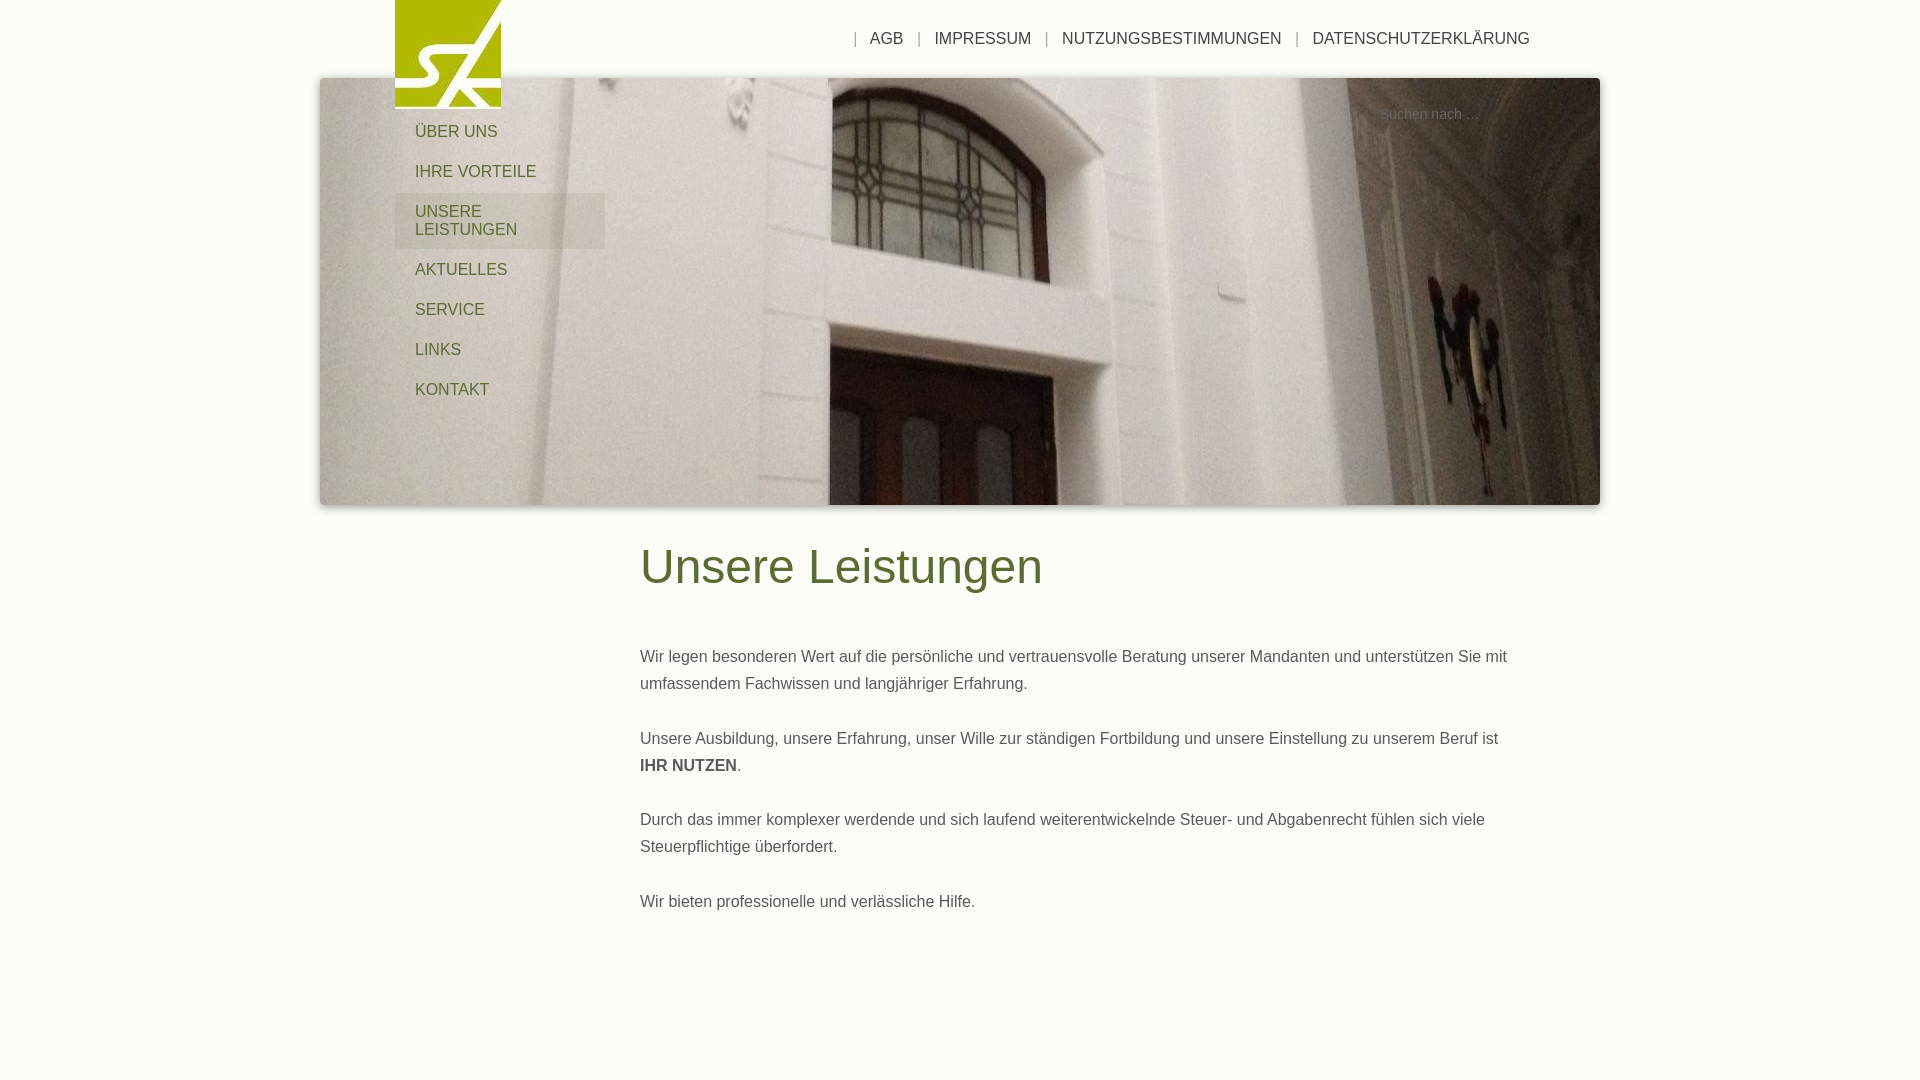 The height and width of the screenshot is (1080, 1920). I want to click on 'KONTAKT', so click(499, 389).